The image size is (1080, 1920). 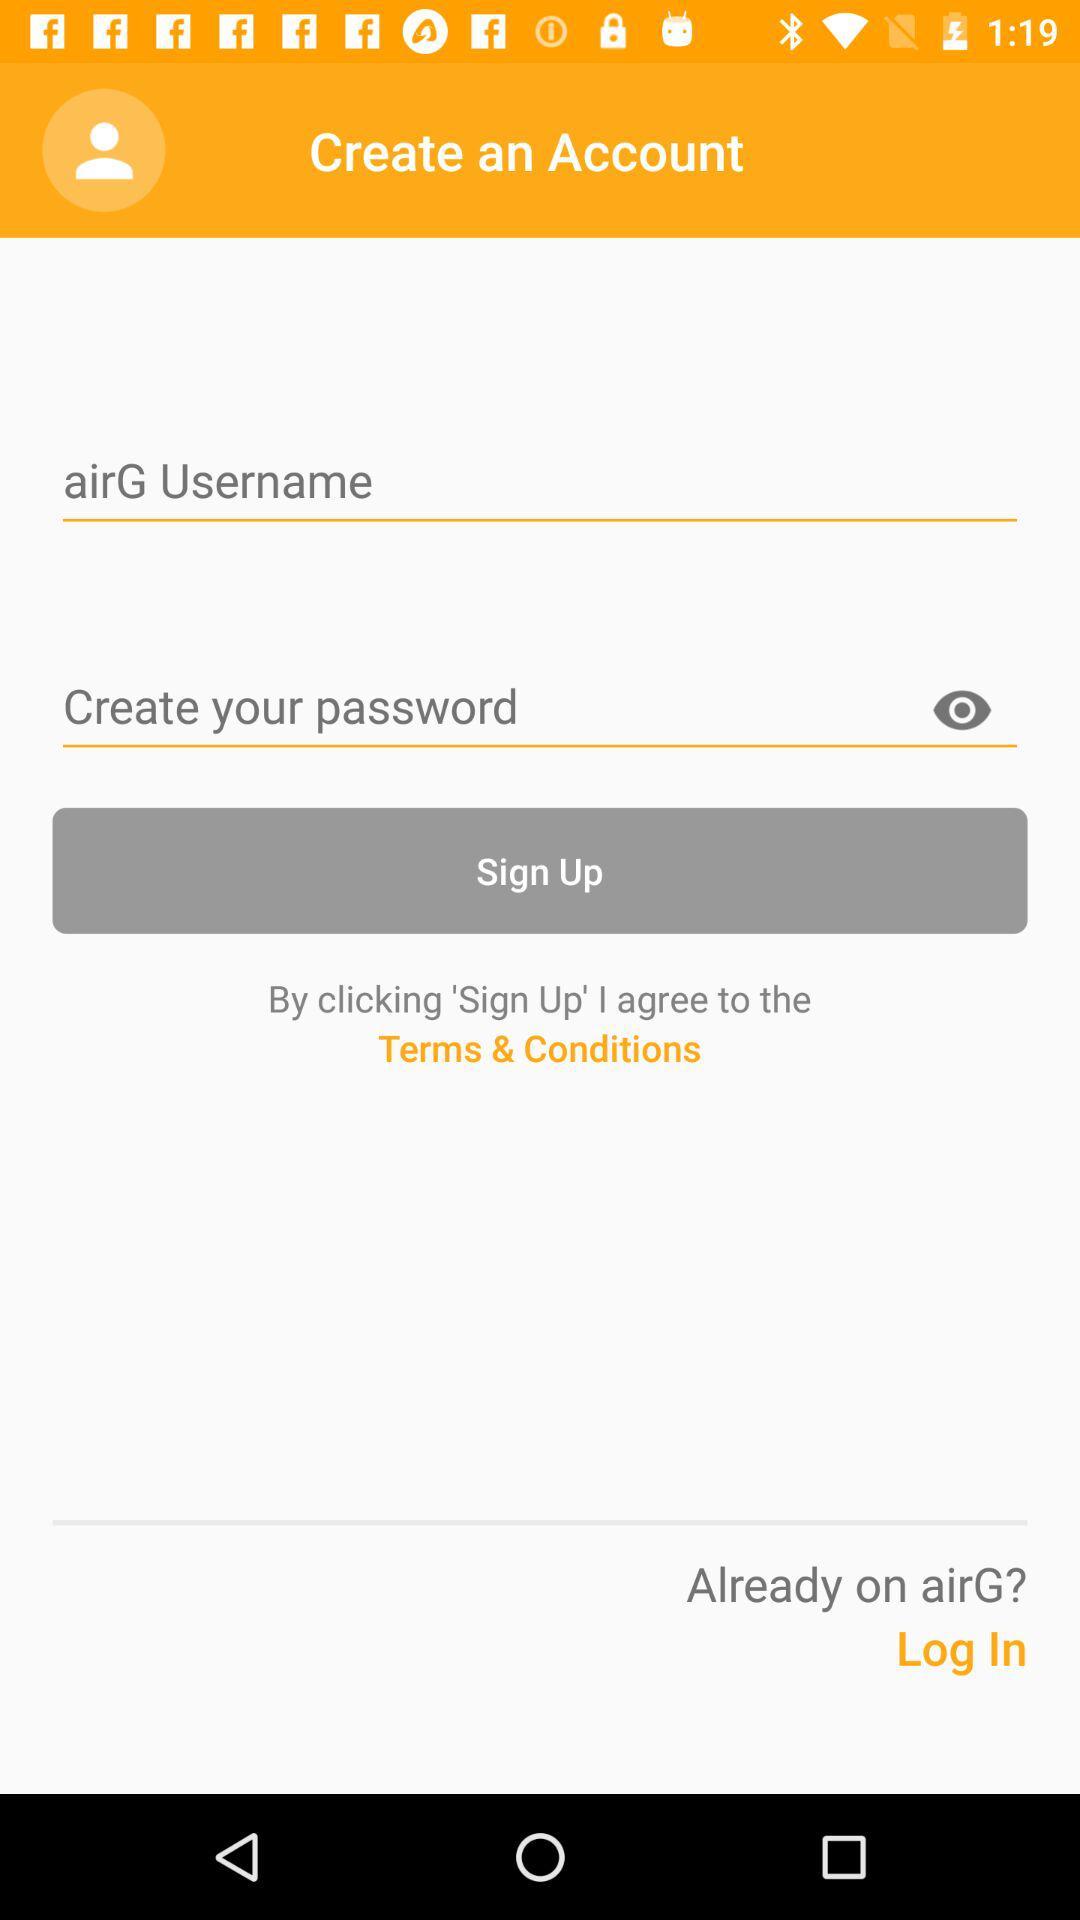 I want to click on password, so click(x=960, y=714).